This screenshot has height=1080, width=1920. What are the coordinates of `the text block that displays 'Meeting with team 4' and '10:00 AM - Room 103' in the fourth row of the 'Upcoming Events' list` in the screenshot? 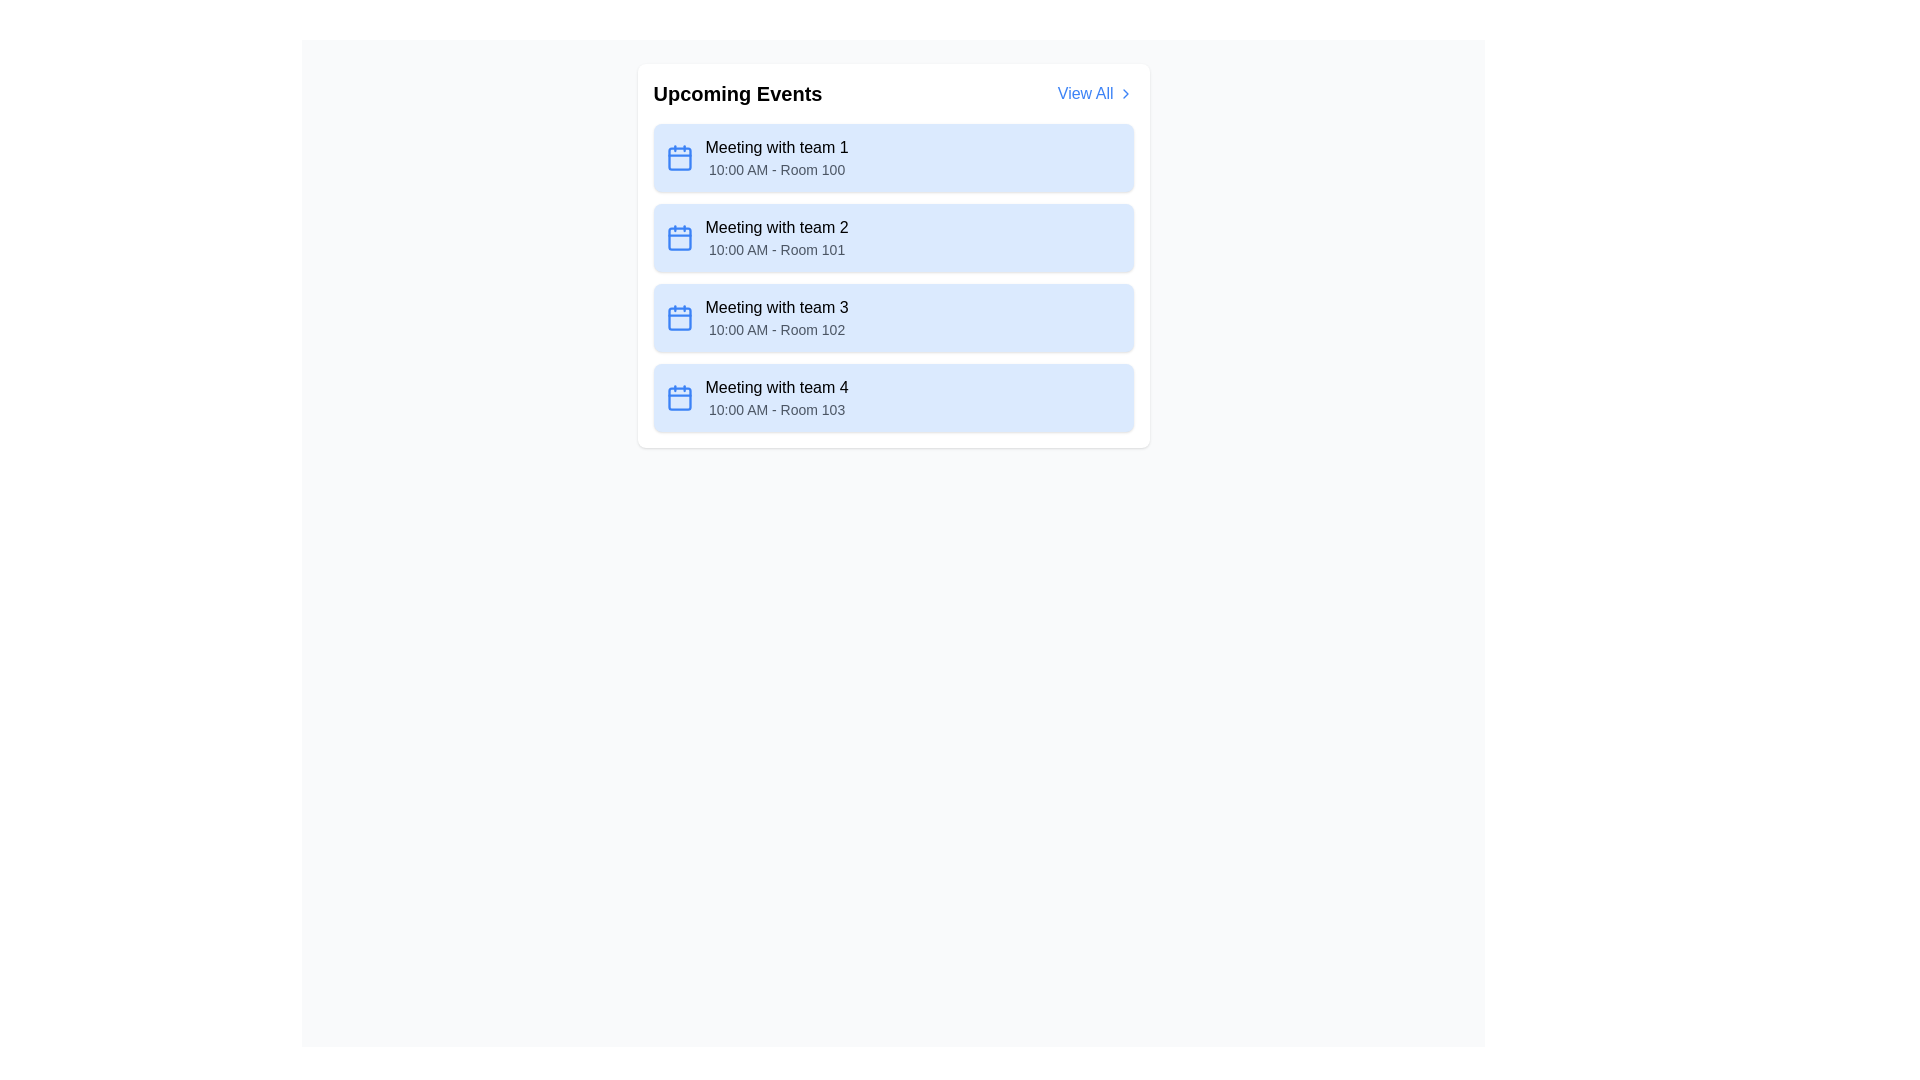 It's located at (776, 397).